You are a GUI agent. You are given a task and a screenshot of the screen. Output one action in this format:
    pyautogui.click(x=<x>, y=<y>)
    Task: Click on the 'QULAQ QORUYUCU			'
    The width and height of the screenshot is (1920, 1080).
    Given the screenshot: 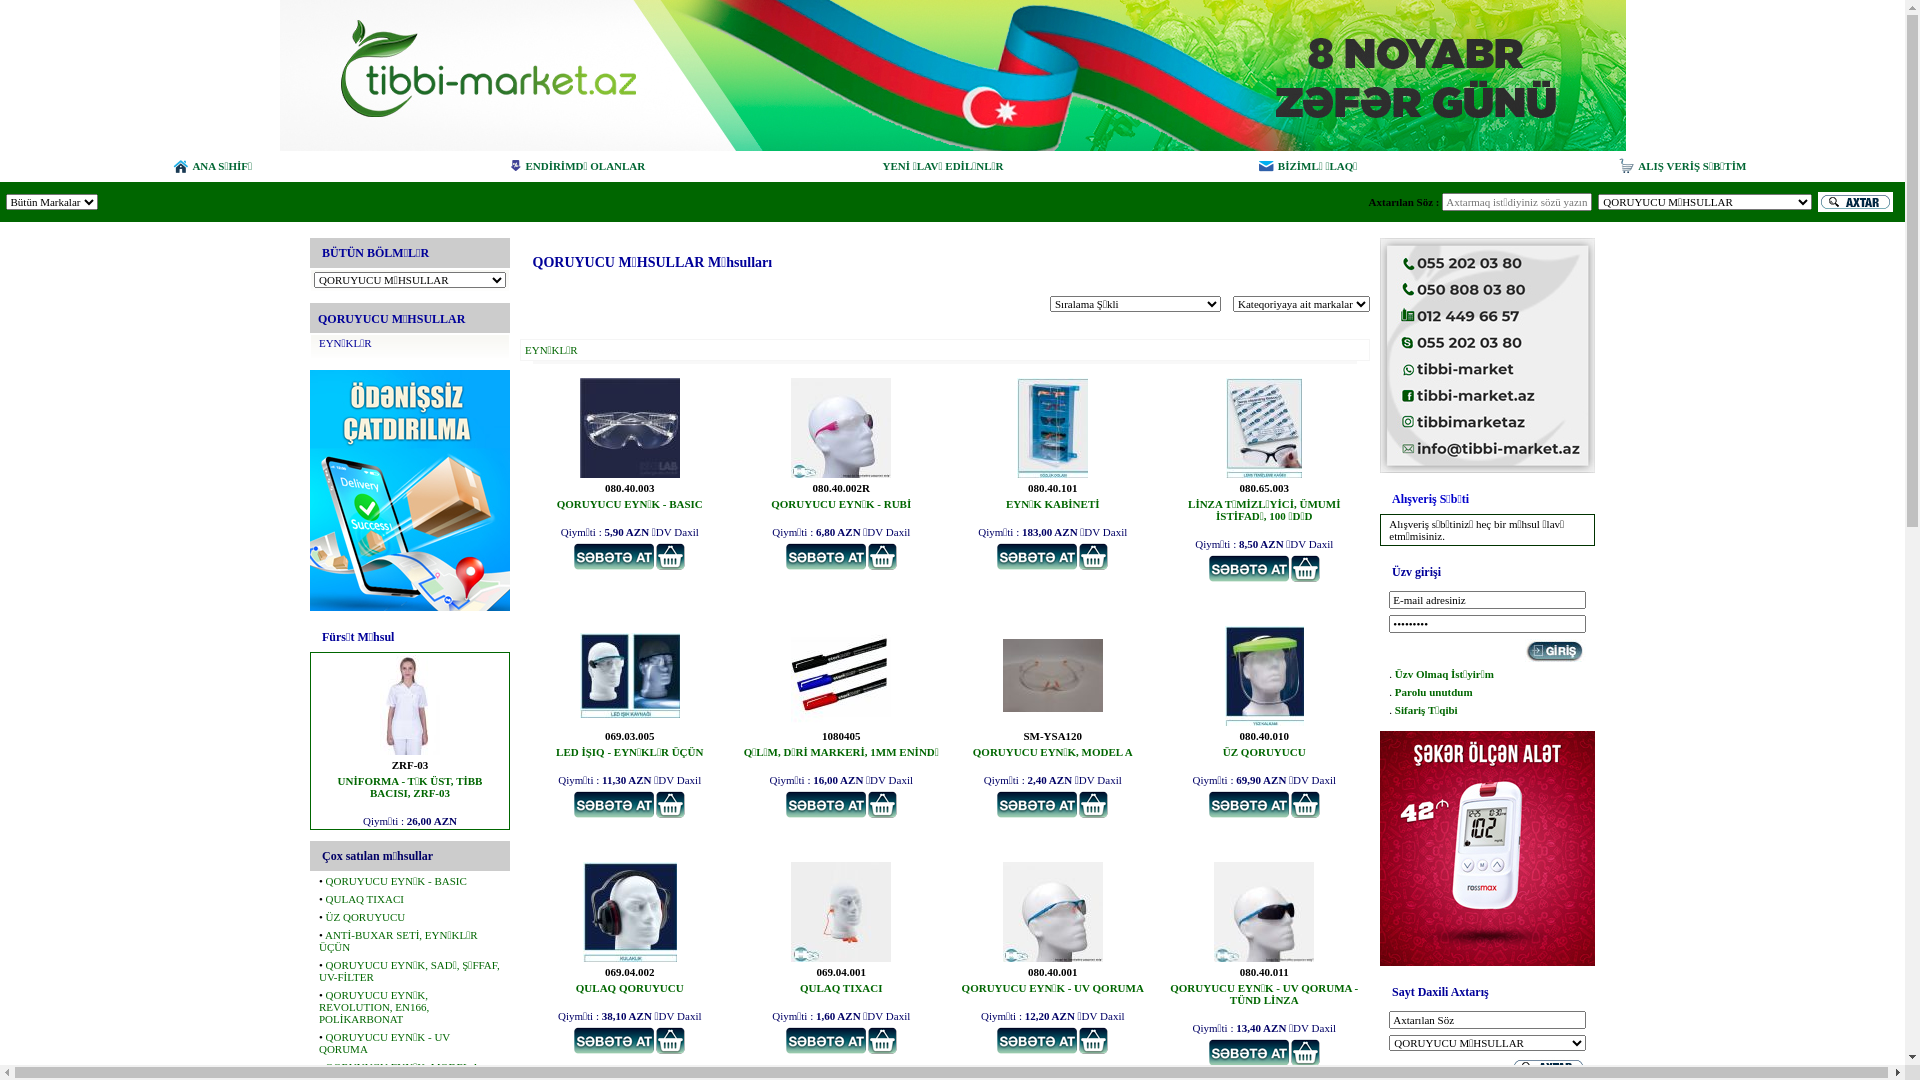 What is the action you would take?
    pyautogui.click(x=628, y=956)
    